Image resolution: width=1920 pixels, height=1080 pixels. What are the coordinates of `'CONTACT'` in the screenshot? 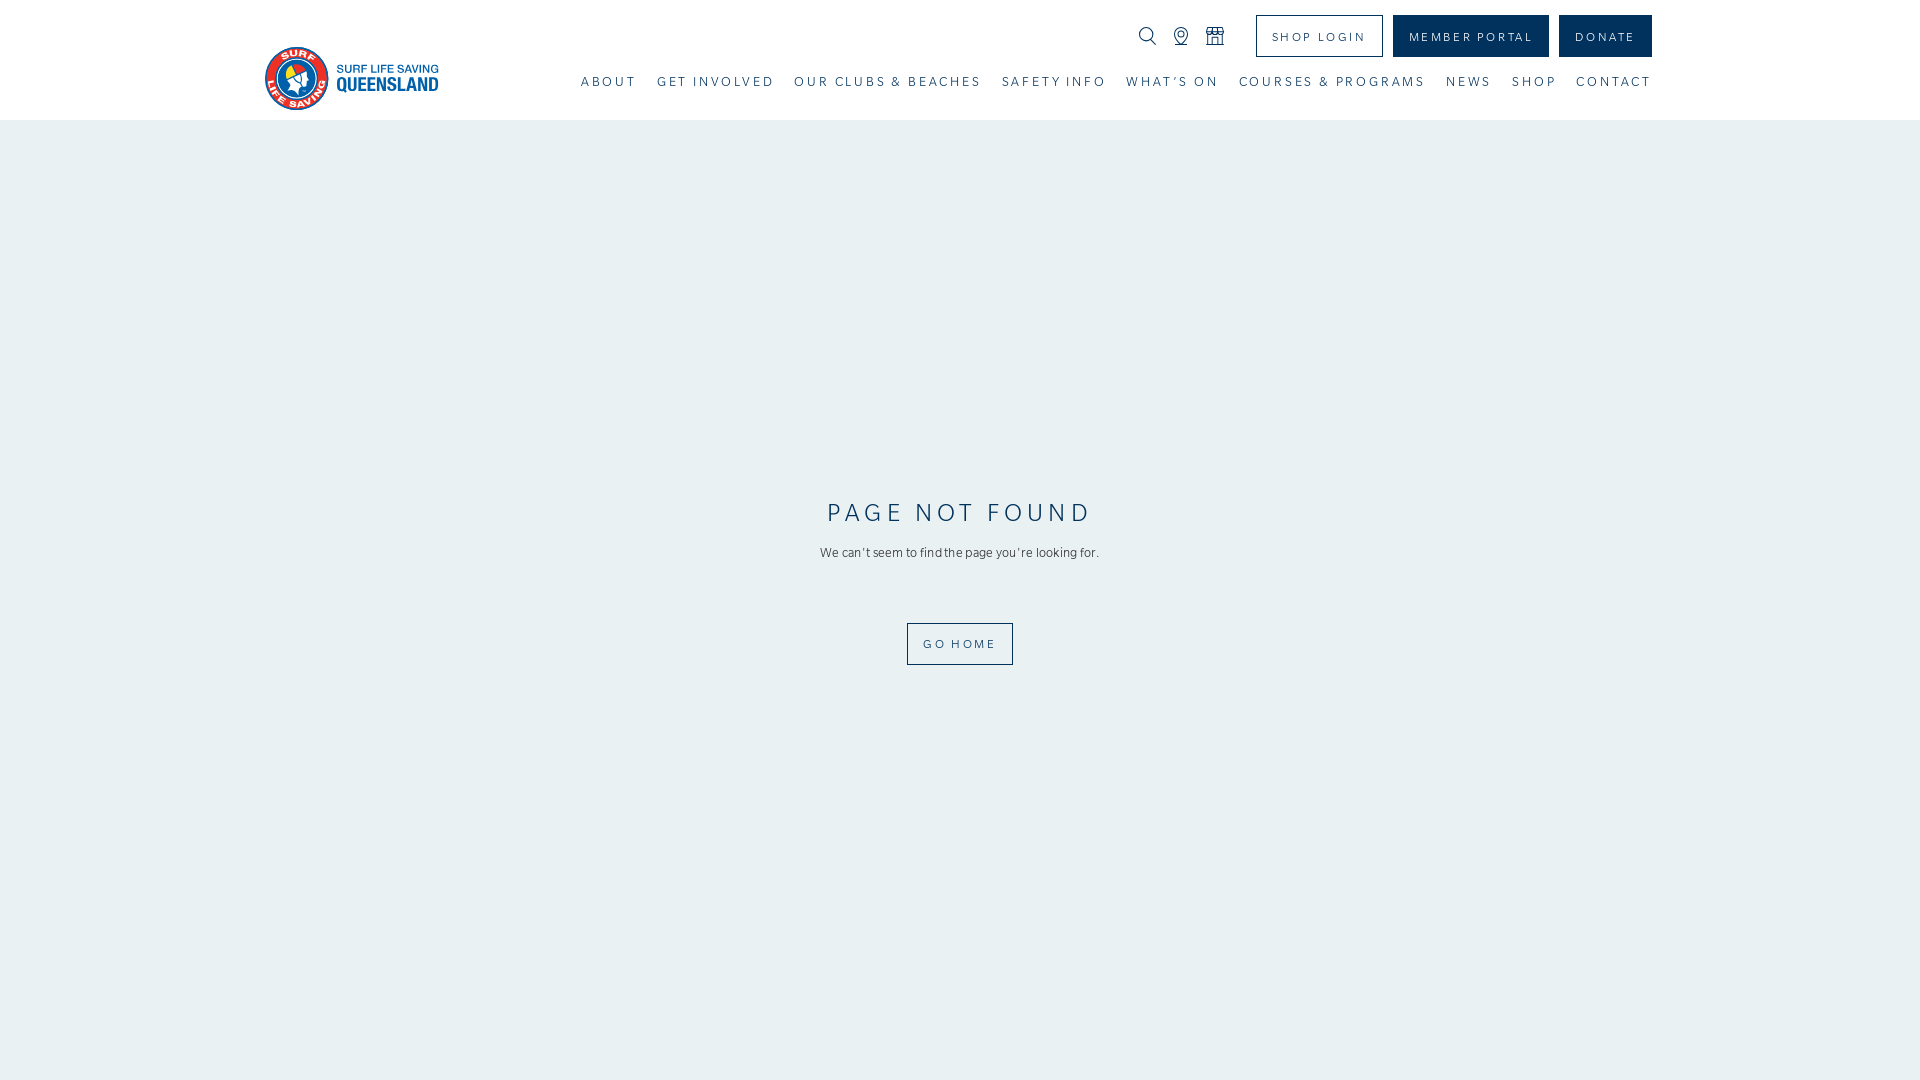 It's located at (1613, 80).